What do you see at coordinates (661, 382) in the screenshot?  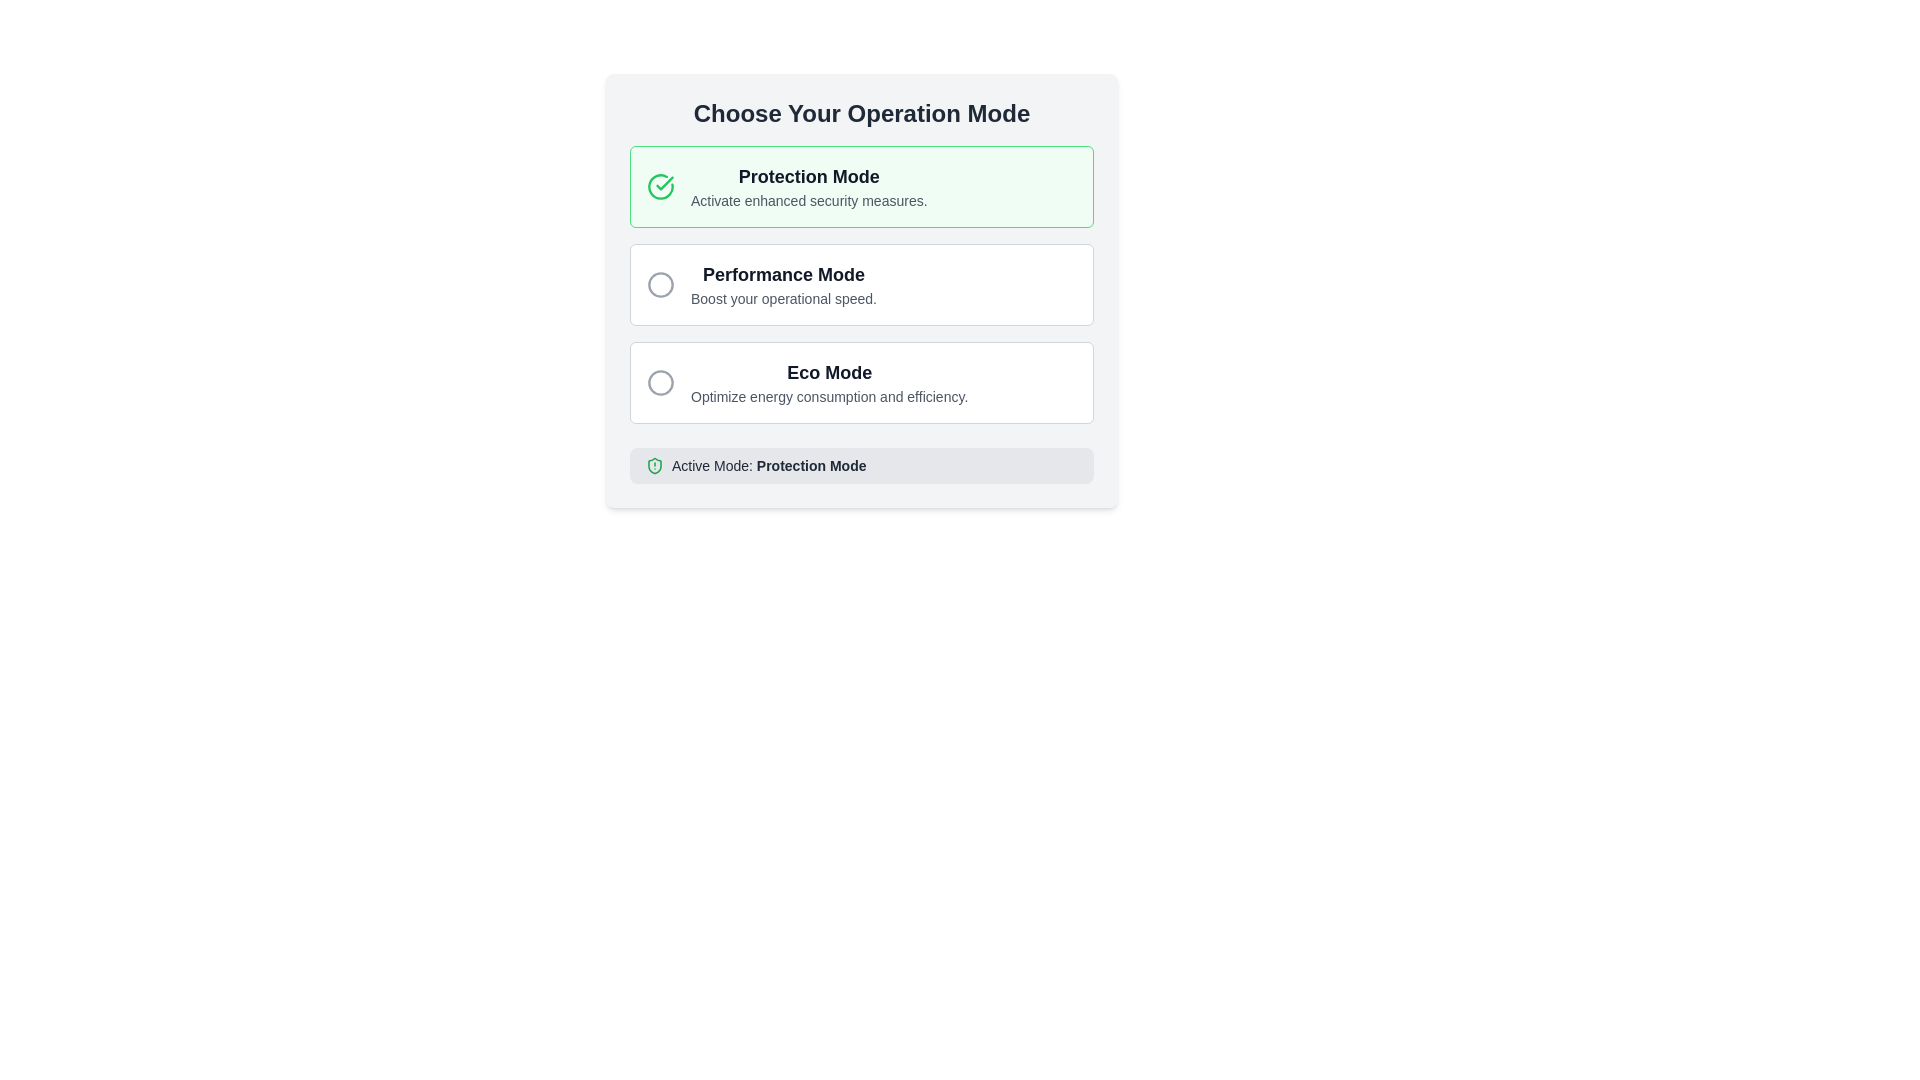 I see `the interactive selection indicator for the 'Eco Mode' option` at bounding box center [661, 382].